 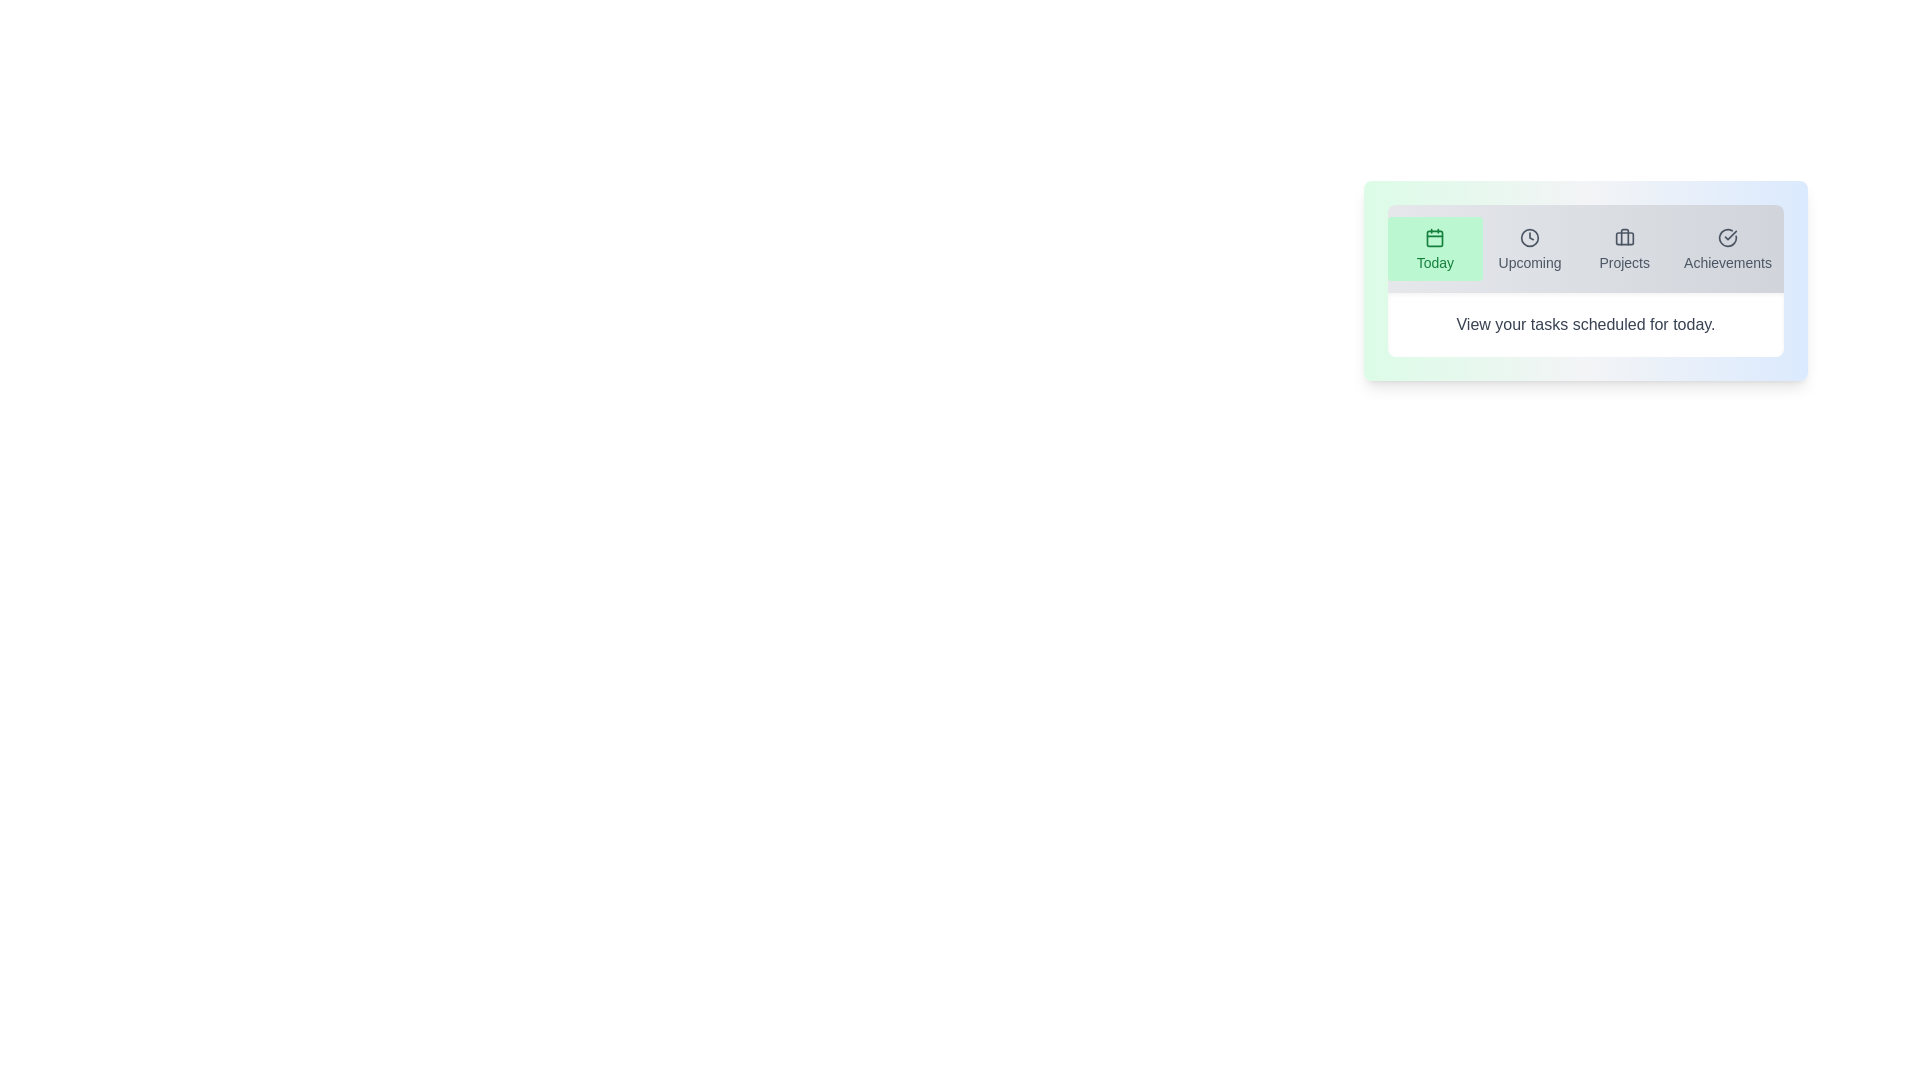 What do you see at coordinates (1529, 248) in the screenshot?
I see `the tab labeled Upcoming` at bounding box center [1529, 248].